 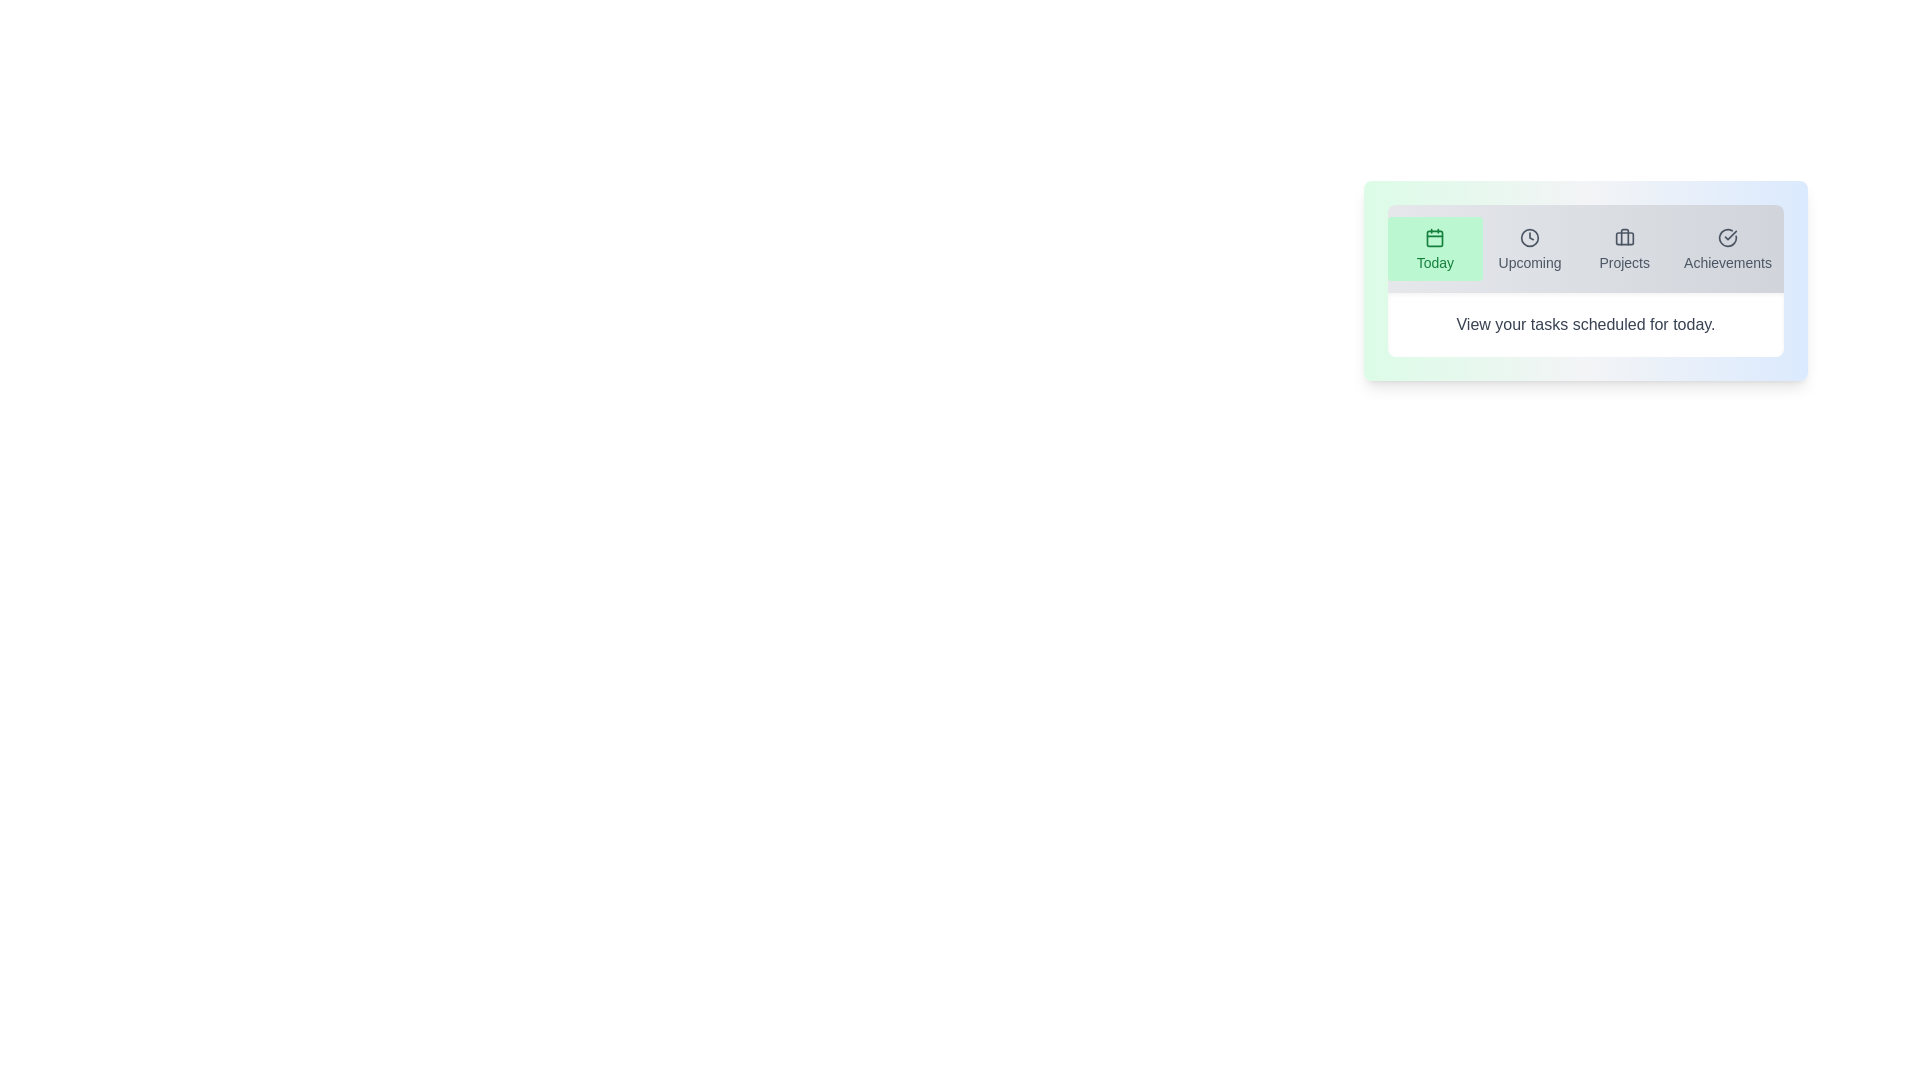 What do you see at coordinates (1529, 248) in the screenshot?
I see `the tab labeled Upcoming` at bounding box center [1529, 248].